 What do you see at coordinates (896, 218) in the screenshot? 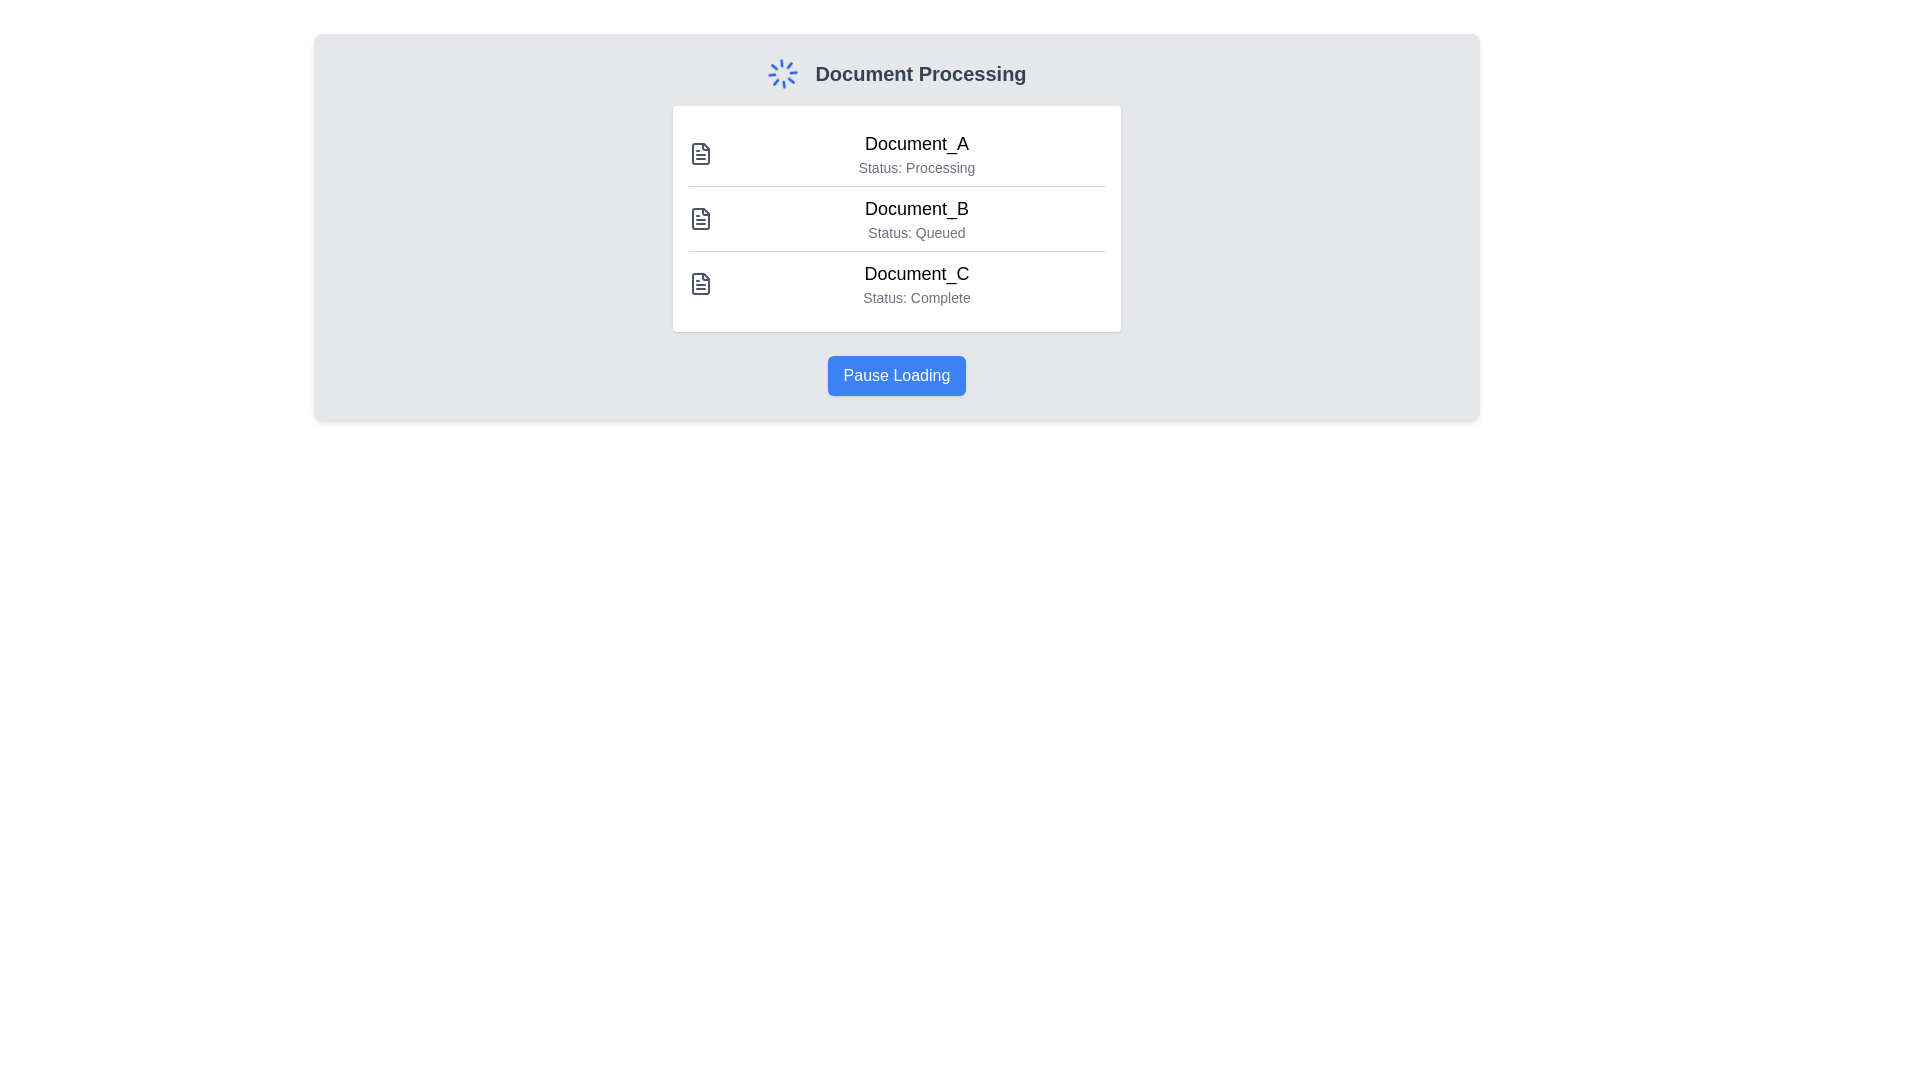
I see `the Informational label displaying 'Document_B: Status: Queued', which is the second item in the list of document statuses` at bounding box center [896, 218].